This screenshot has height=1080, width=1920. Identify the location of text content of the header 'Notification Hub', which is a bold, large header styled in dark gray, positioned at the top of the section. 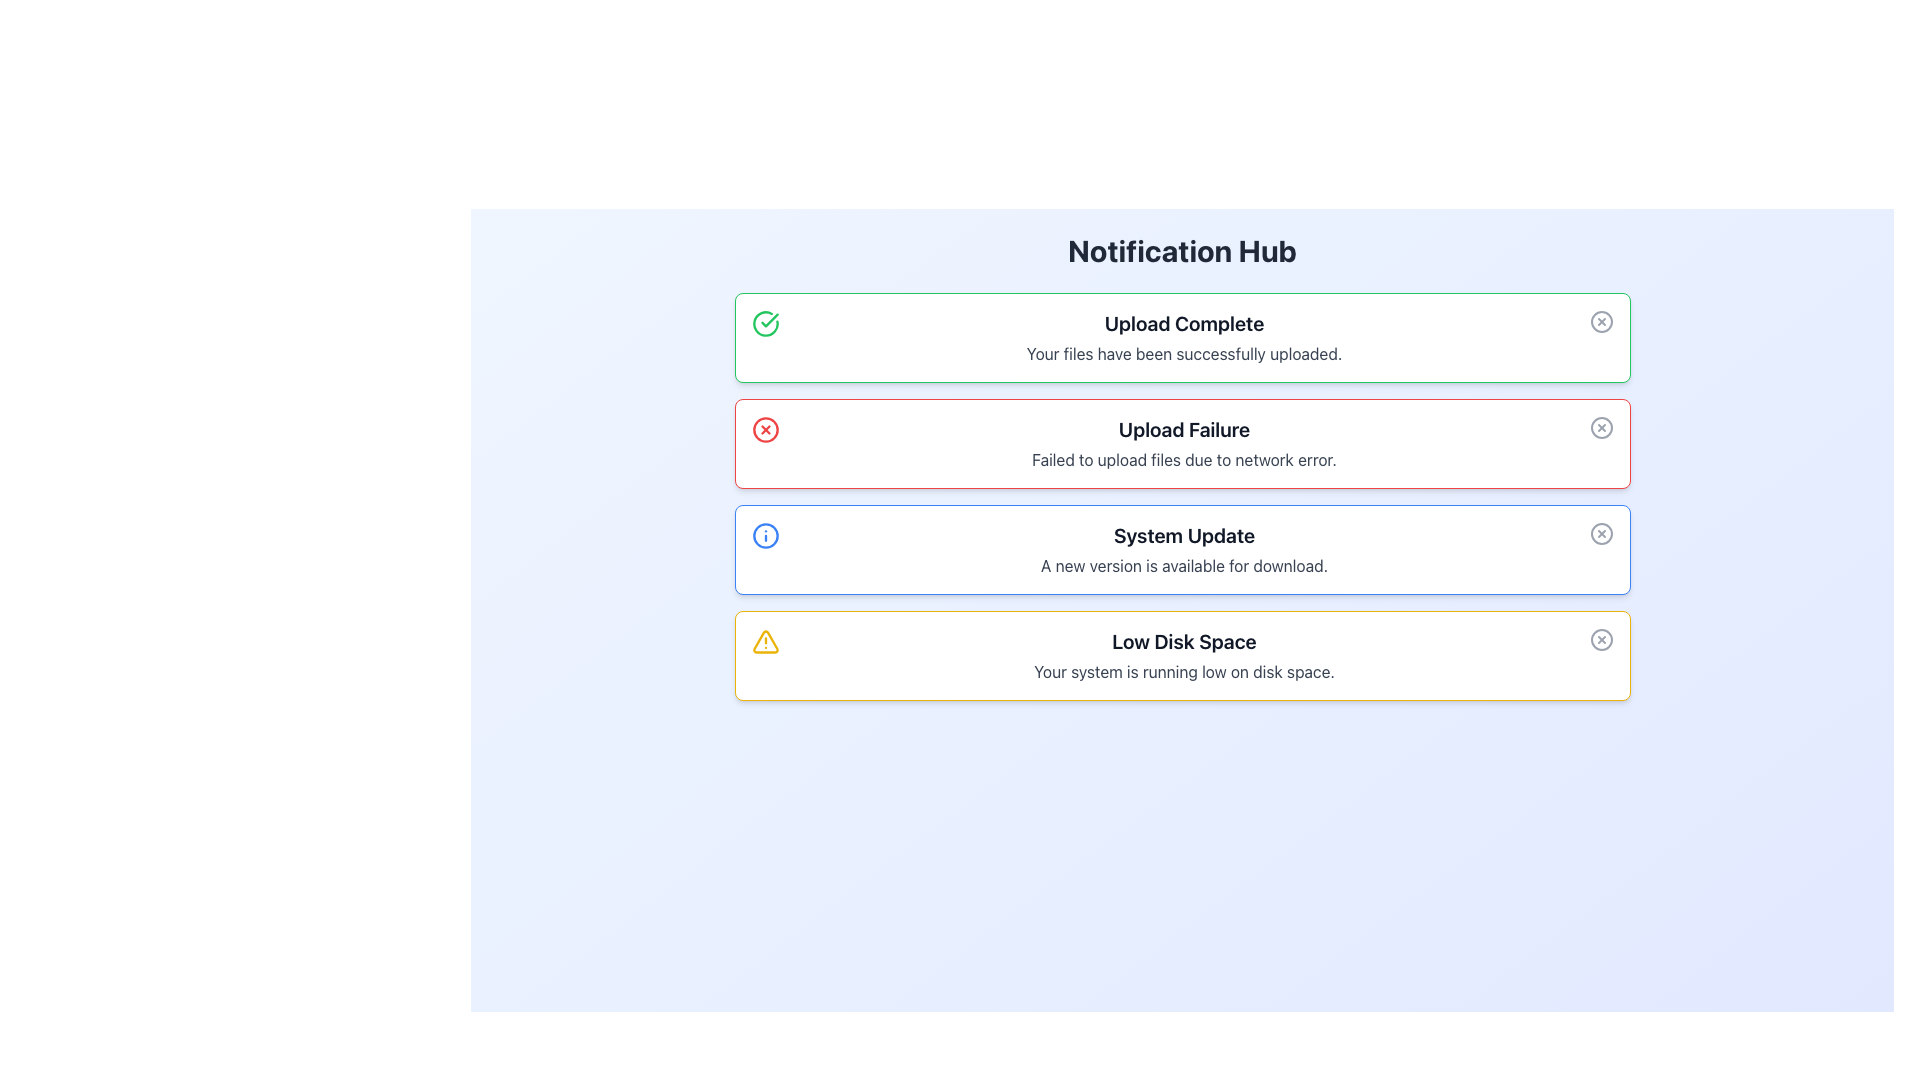
(1182, 249).